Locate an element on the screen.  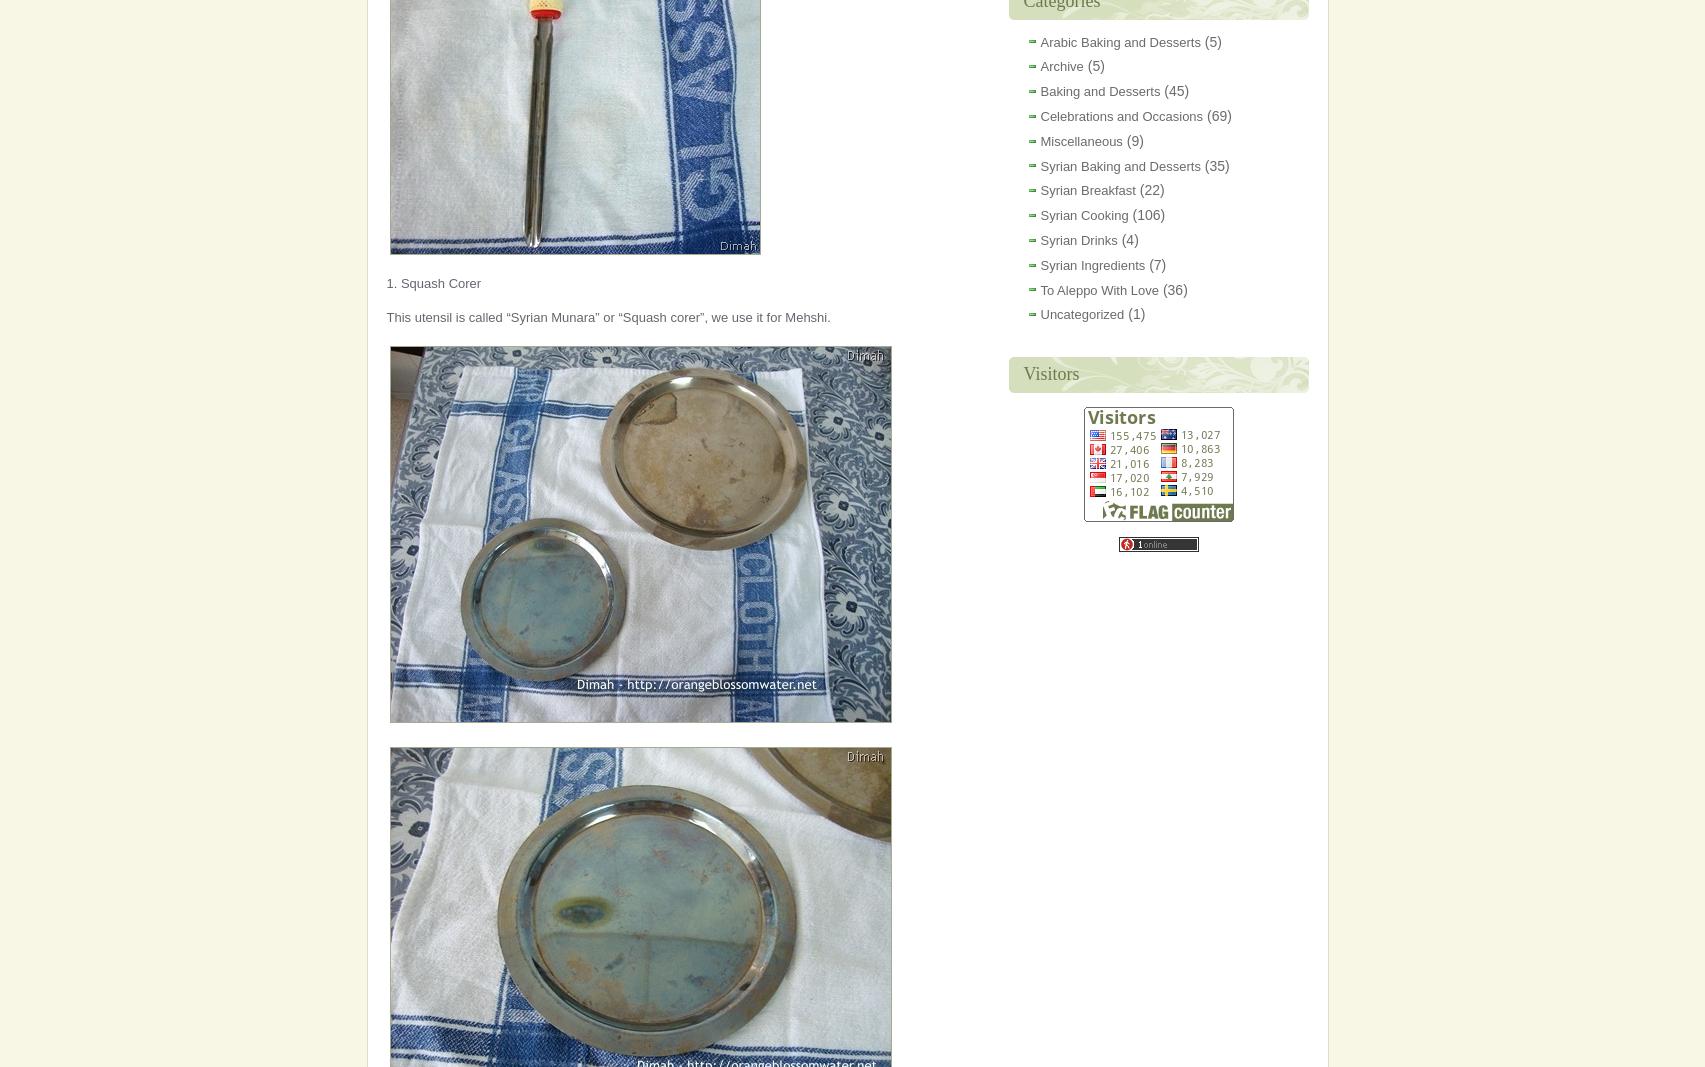
'Miscellaneous' is located at coordinates (1079, 139).